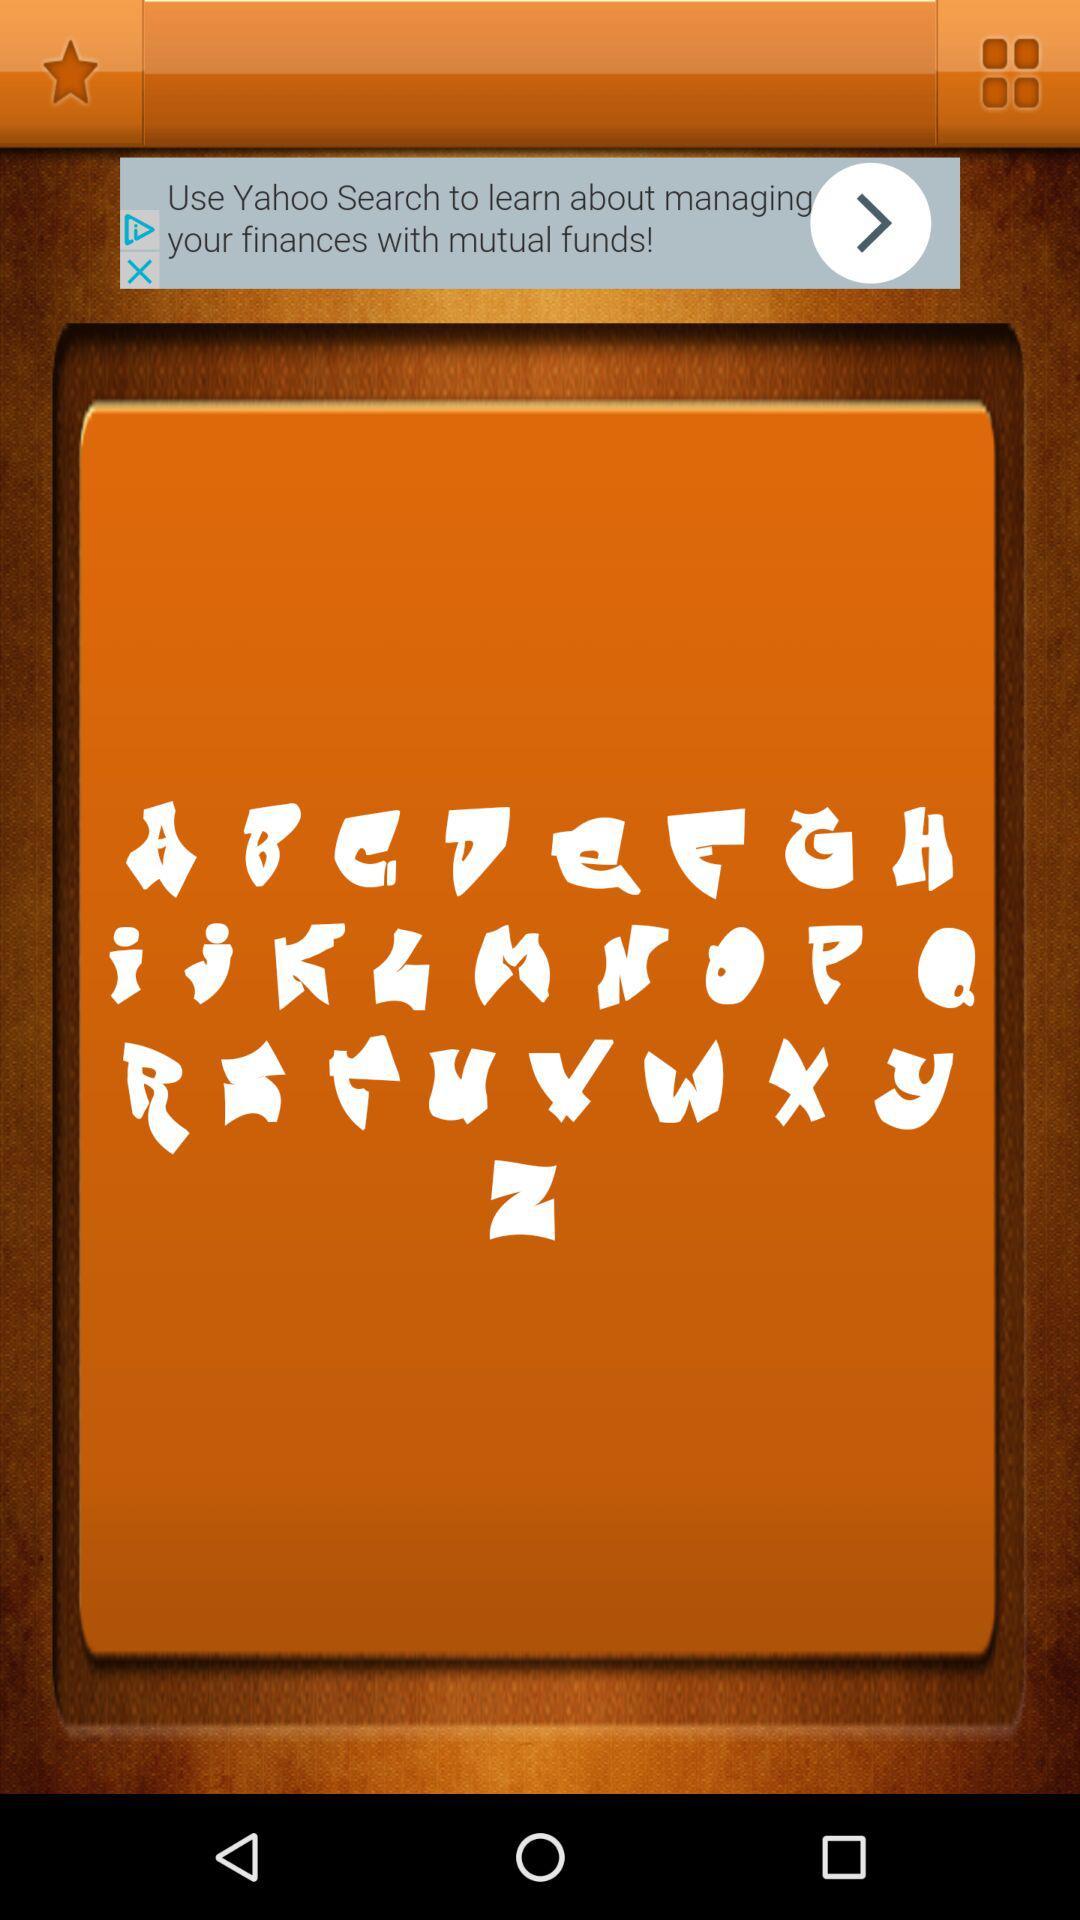  I want to click on rating, so click(71, 72).